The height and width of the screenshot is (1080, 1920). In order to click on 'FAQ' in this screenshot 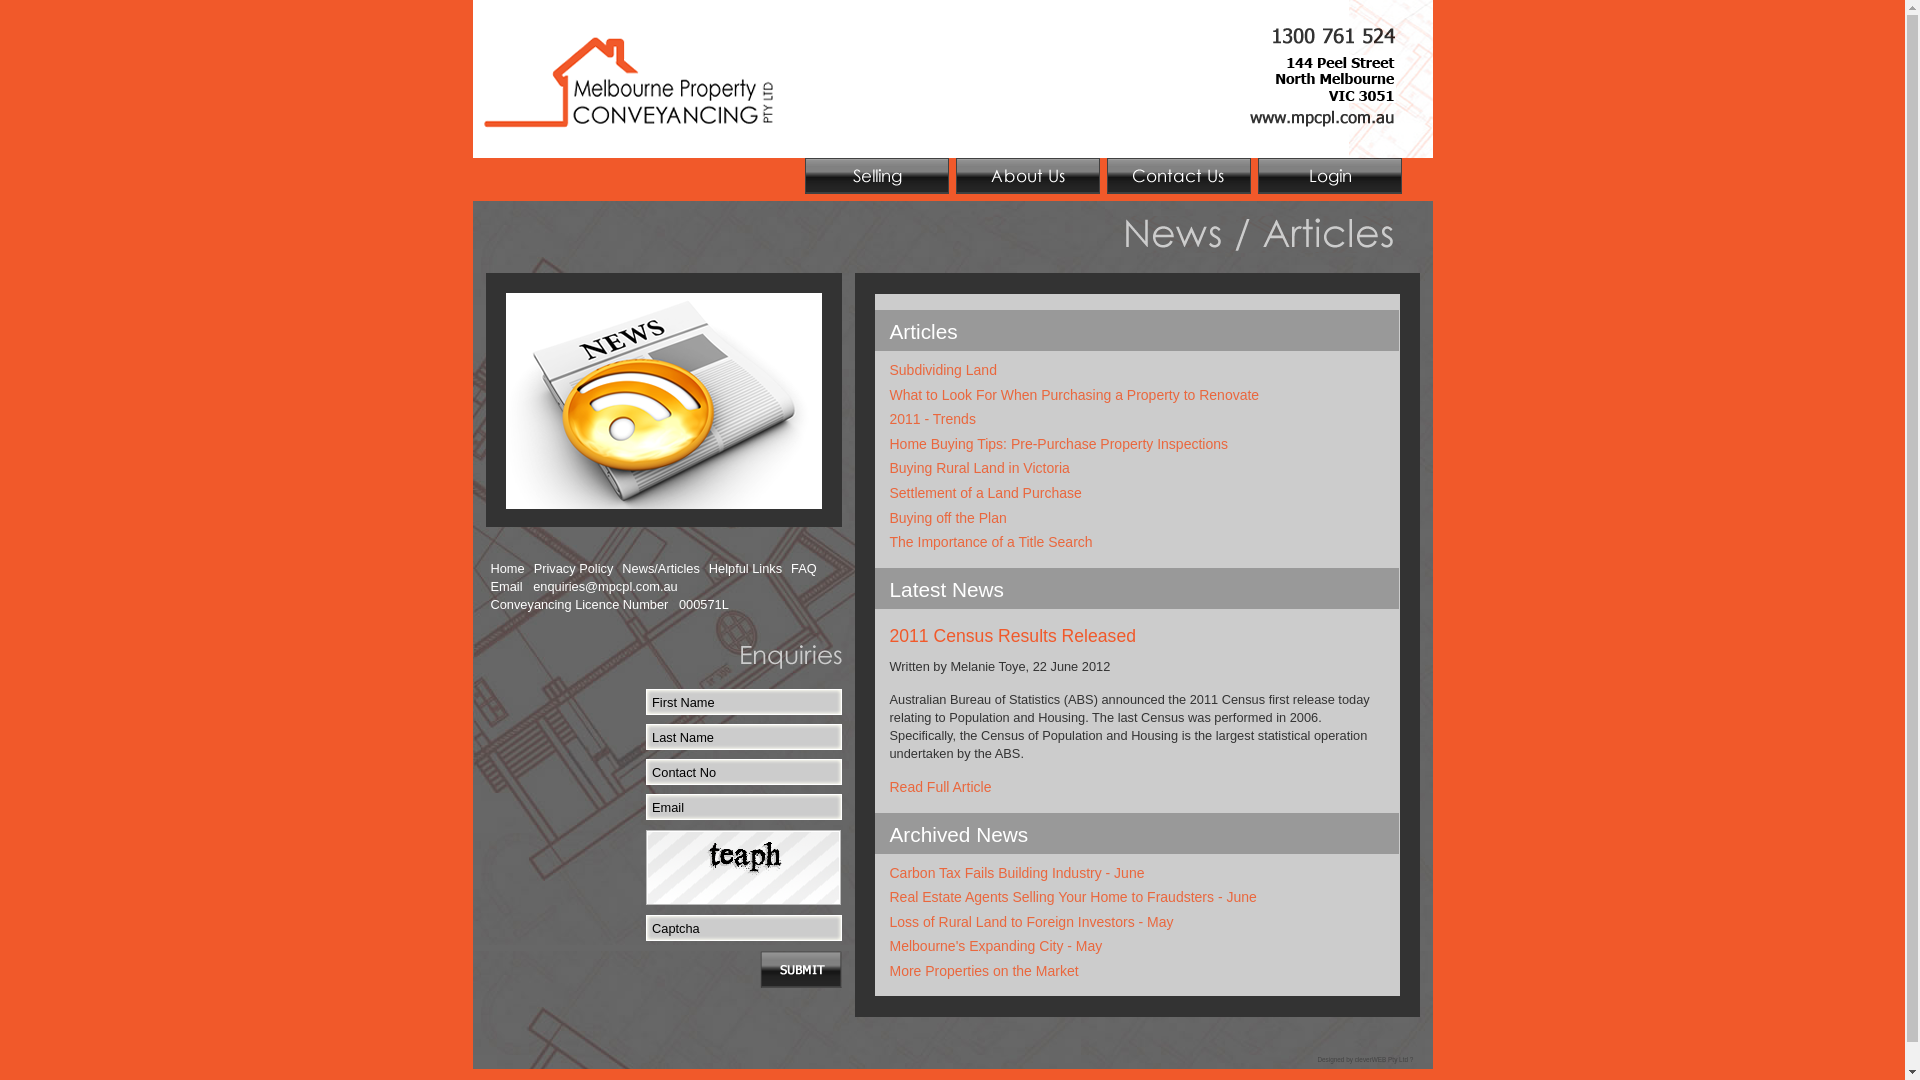, I will do `click(804, 569)`.